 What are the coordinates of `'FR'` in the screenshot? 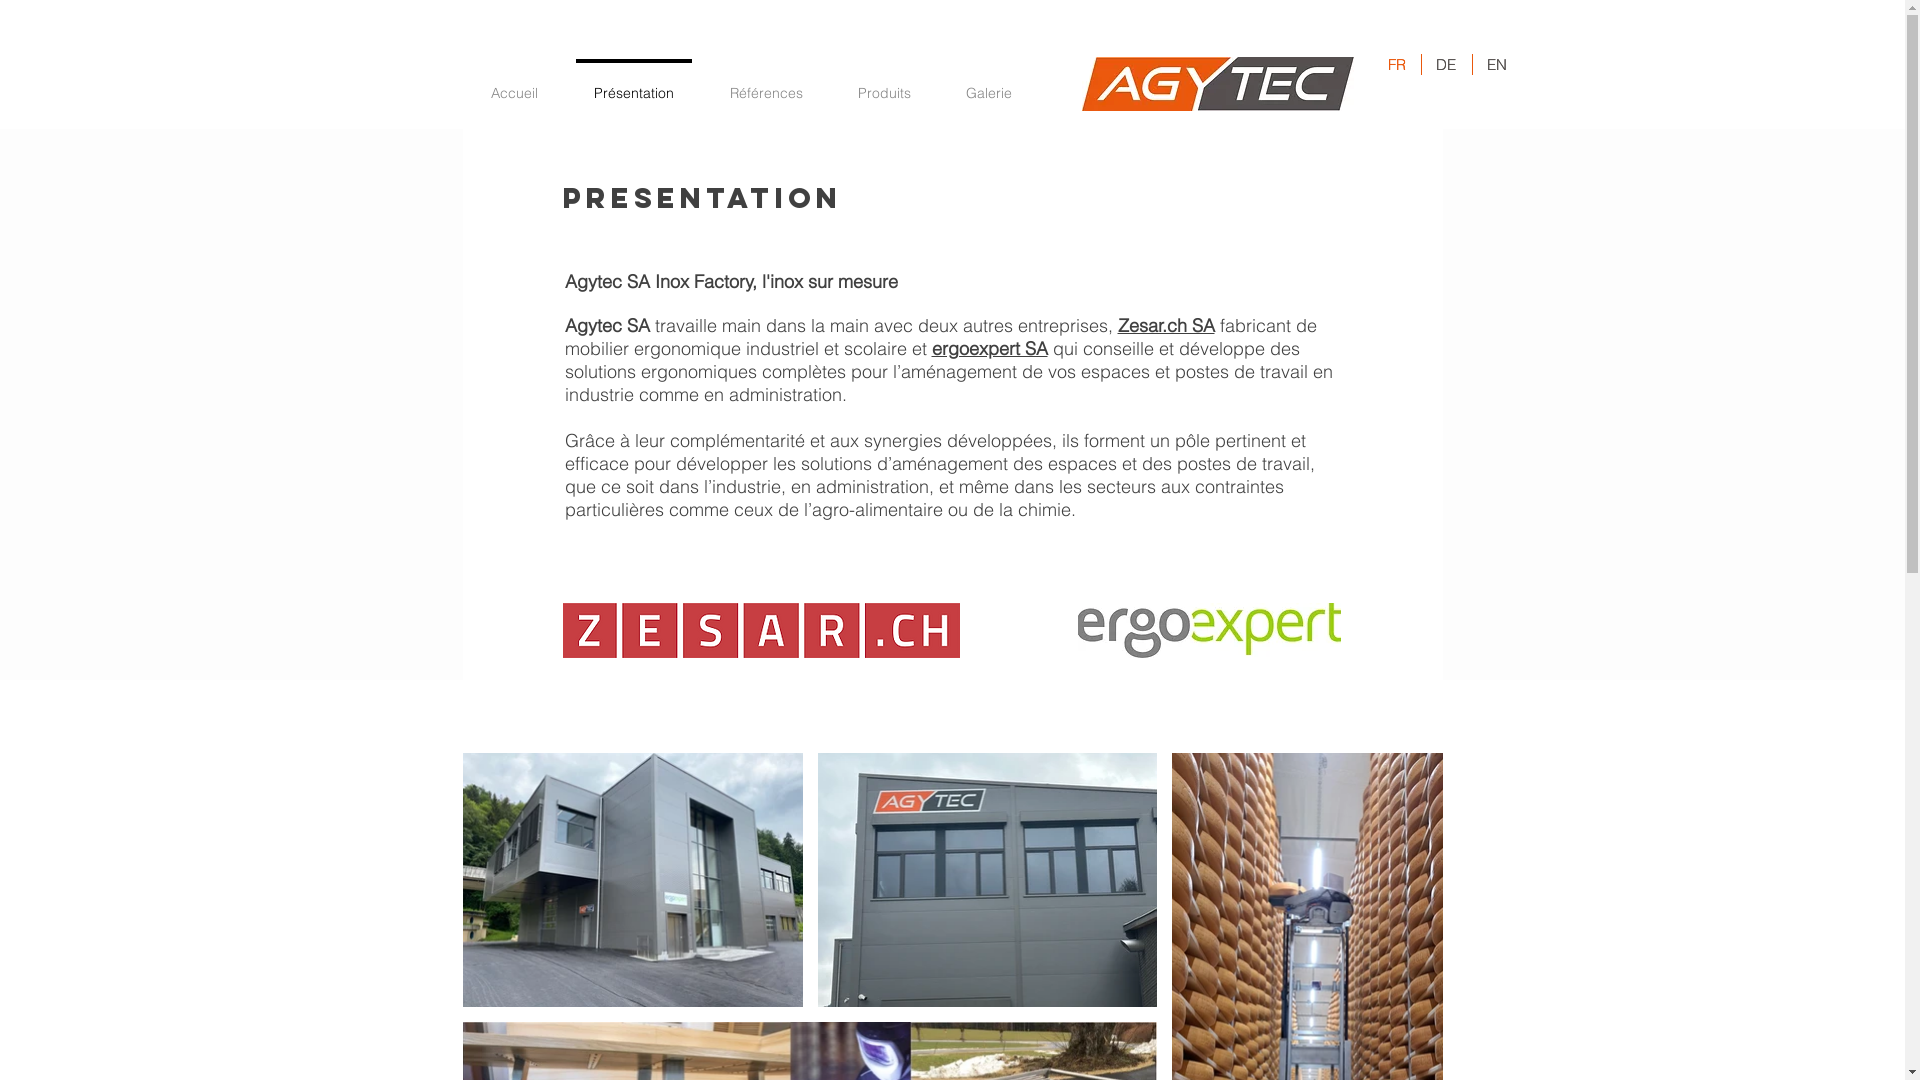 It's located at (1396, 63).